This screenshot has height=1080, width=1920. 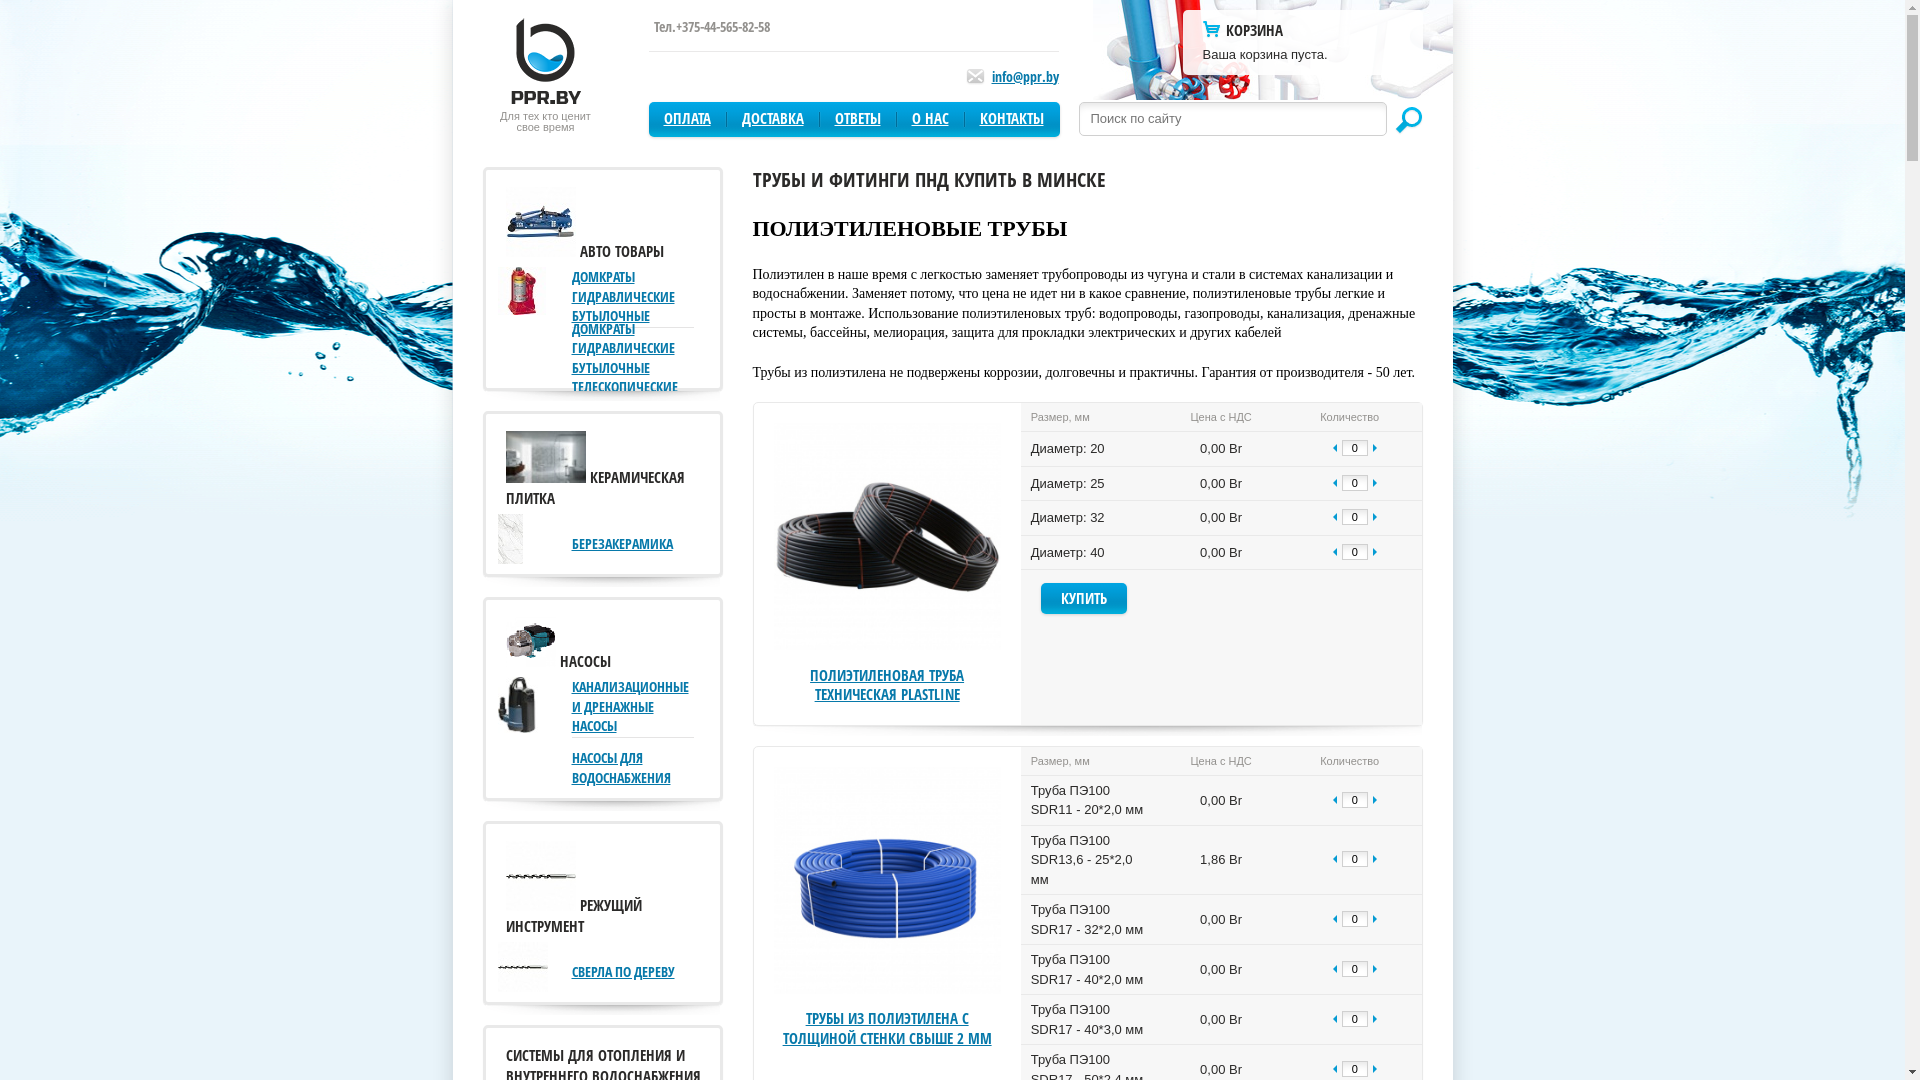 What do you see at coordinates (1334, 483) in the screenshot?
I see `'-'` at bounding box center [1334, 483].